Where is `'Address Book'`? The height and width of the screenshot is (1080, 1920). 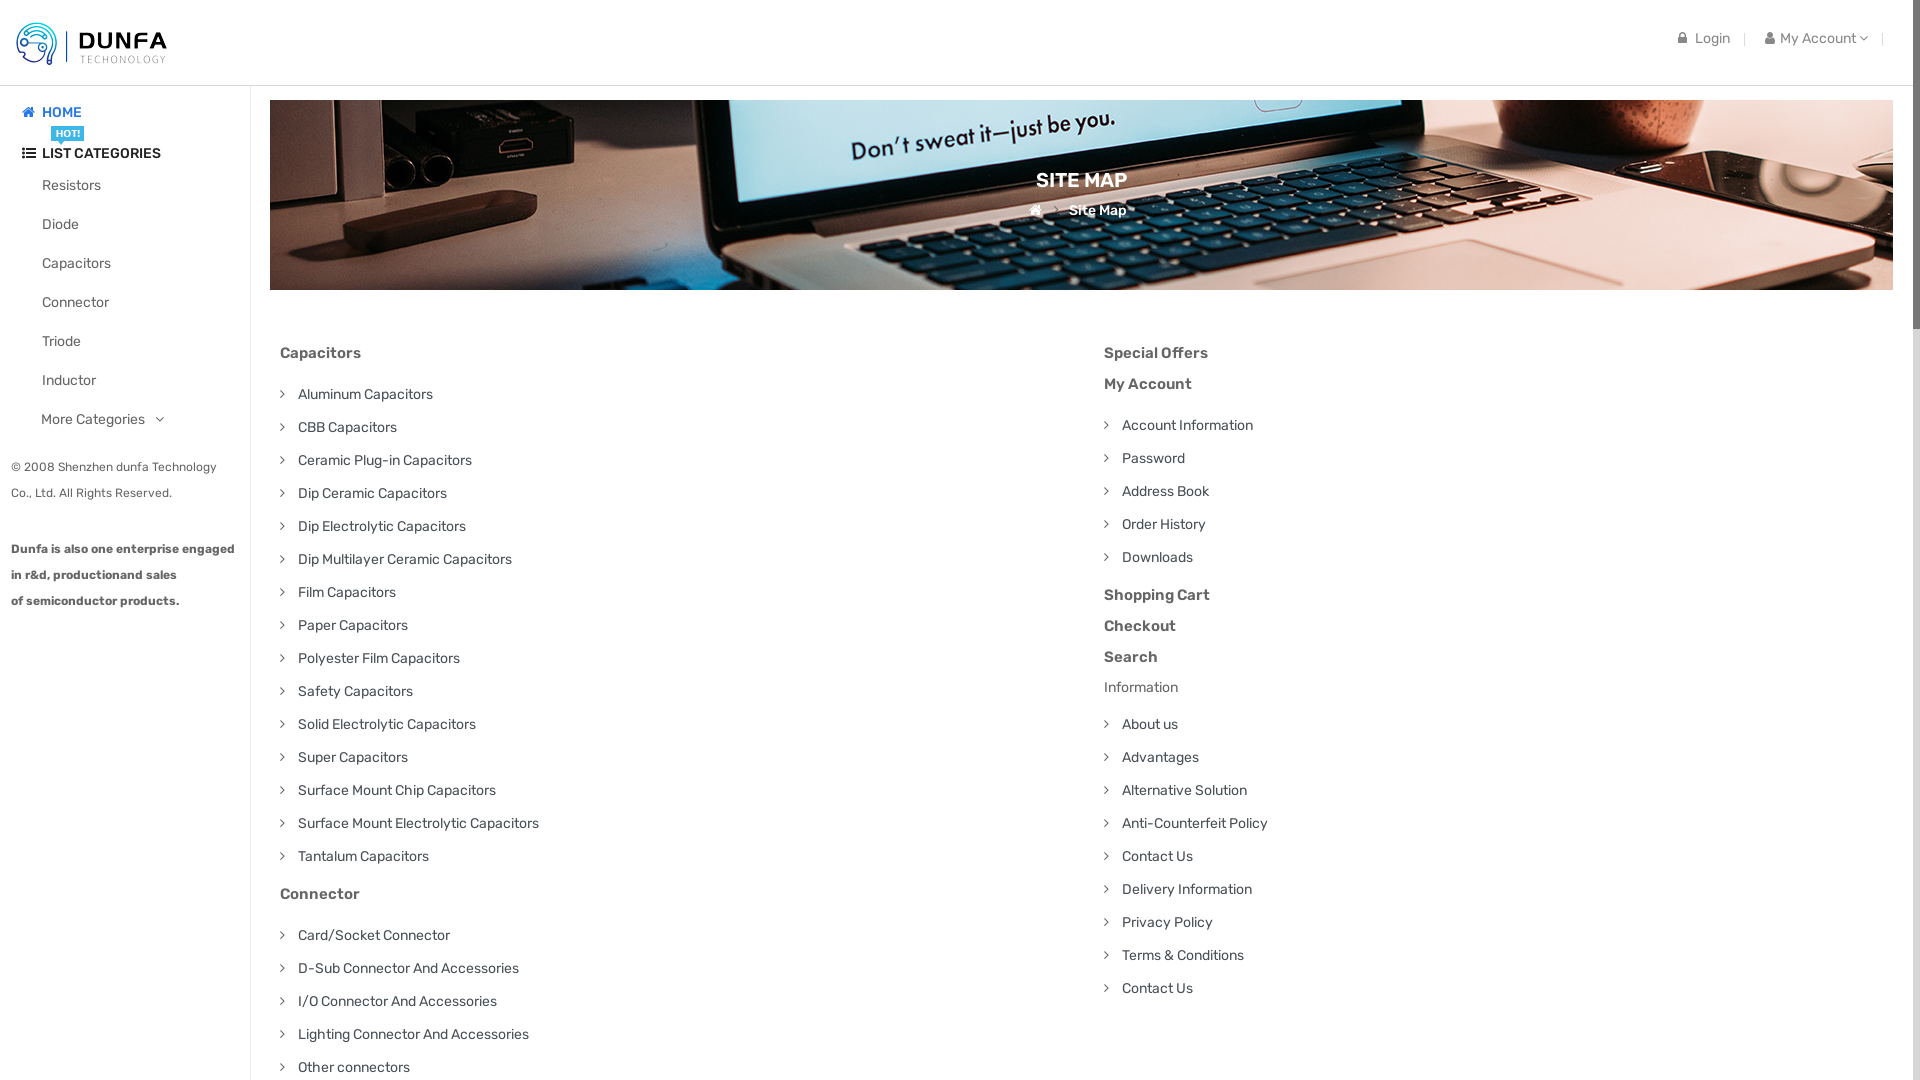
'Address Book' is located at coordinates (1165, 491).